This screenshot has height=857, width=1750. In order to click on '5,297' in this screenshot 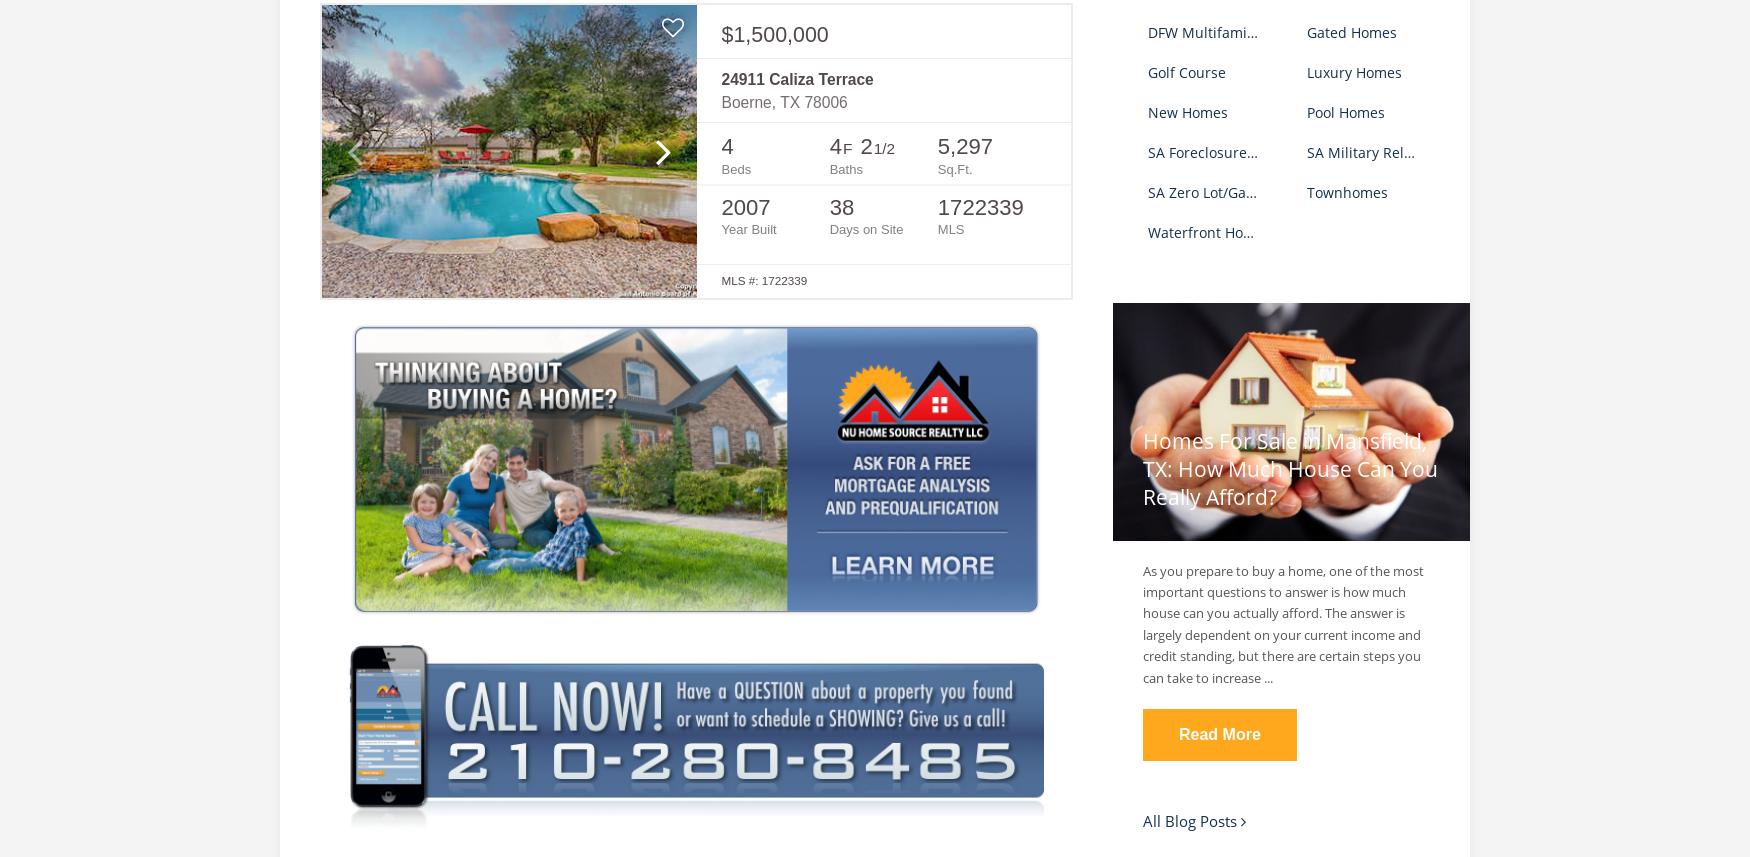, I will do `click(964, 144)`.